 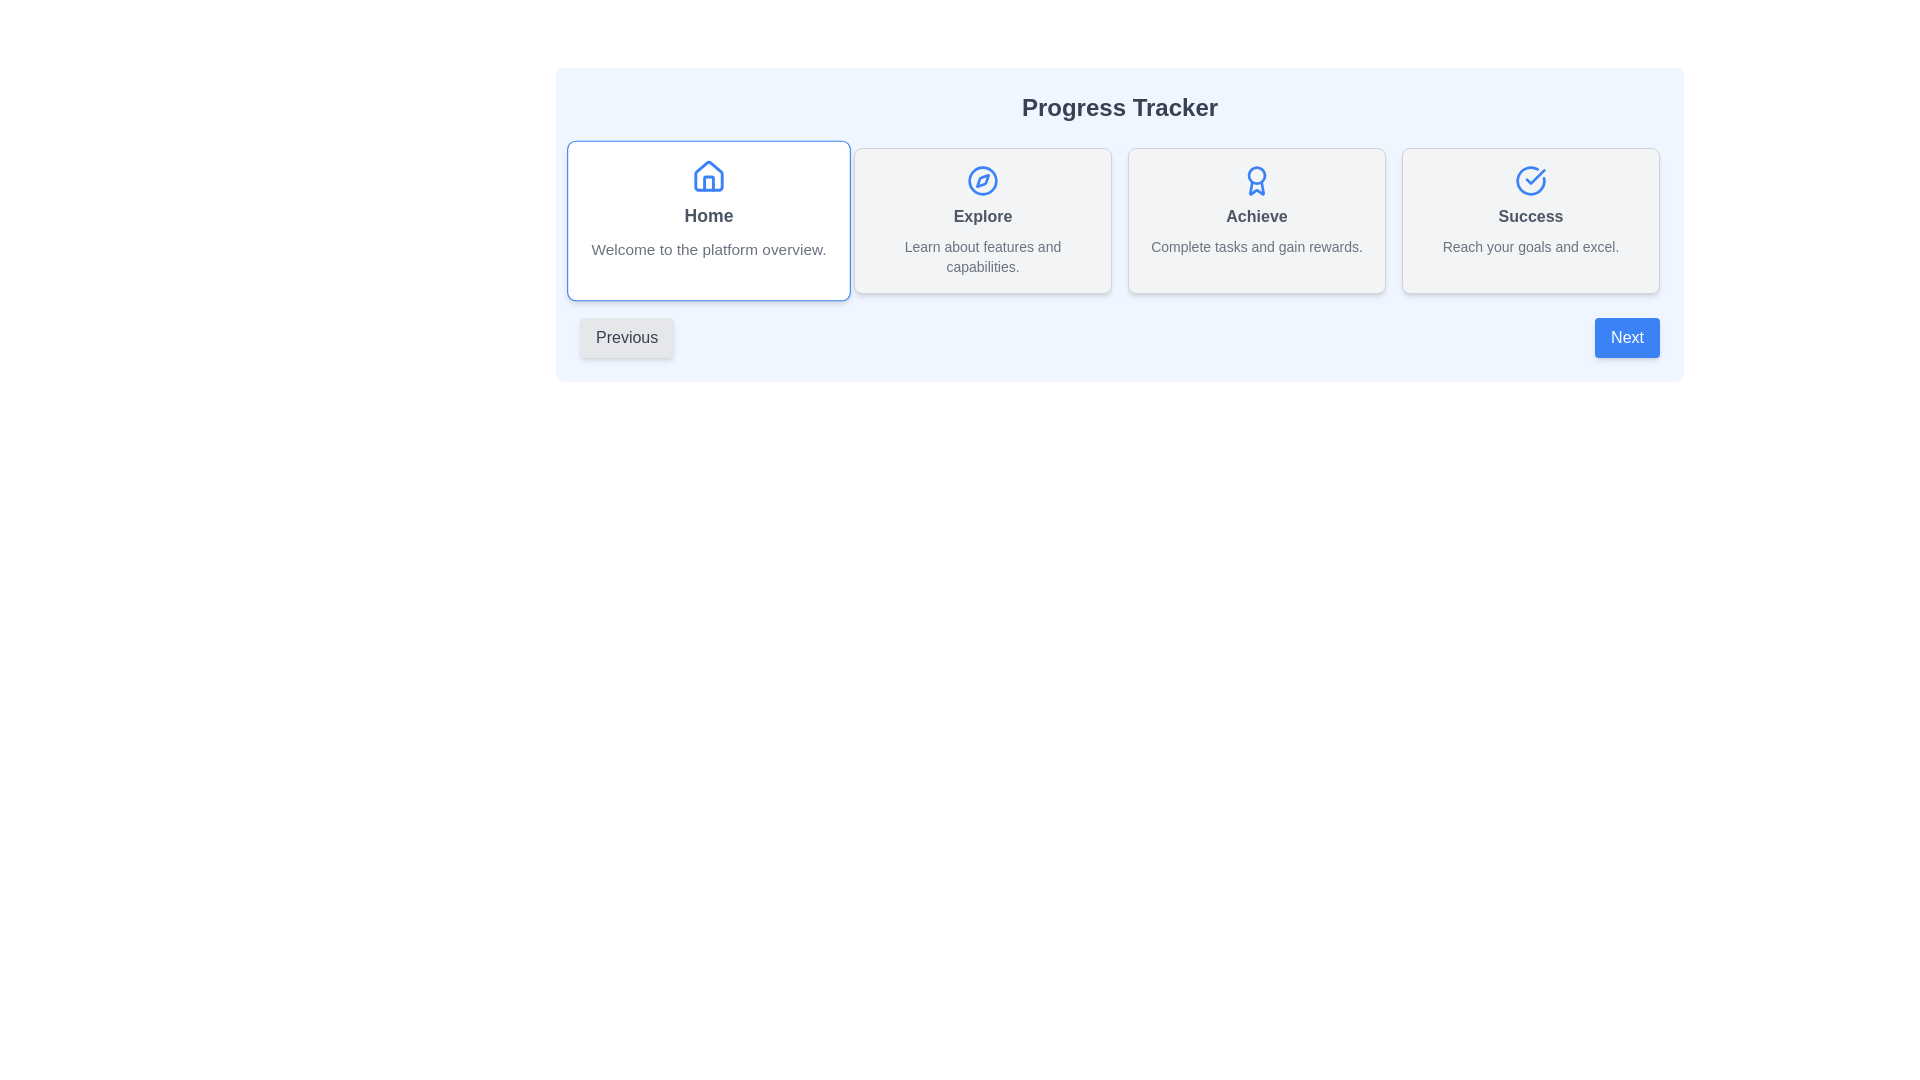 What do you see at coordinates (983, 220) in the screenshot?
I see `the second card in the horizontal grid that serves as a navigation feature for exploring application capabilities` at bounding box center [983, 220].